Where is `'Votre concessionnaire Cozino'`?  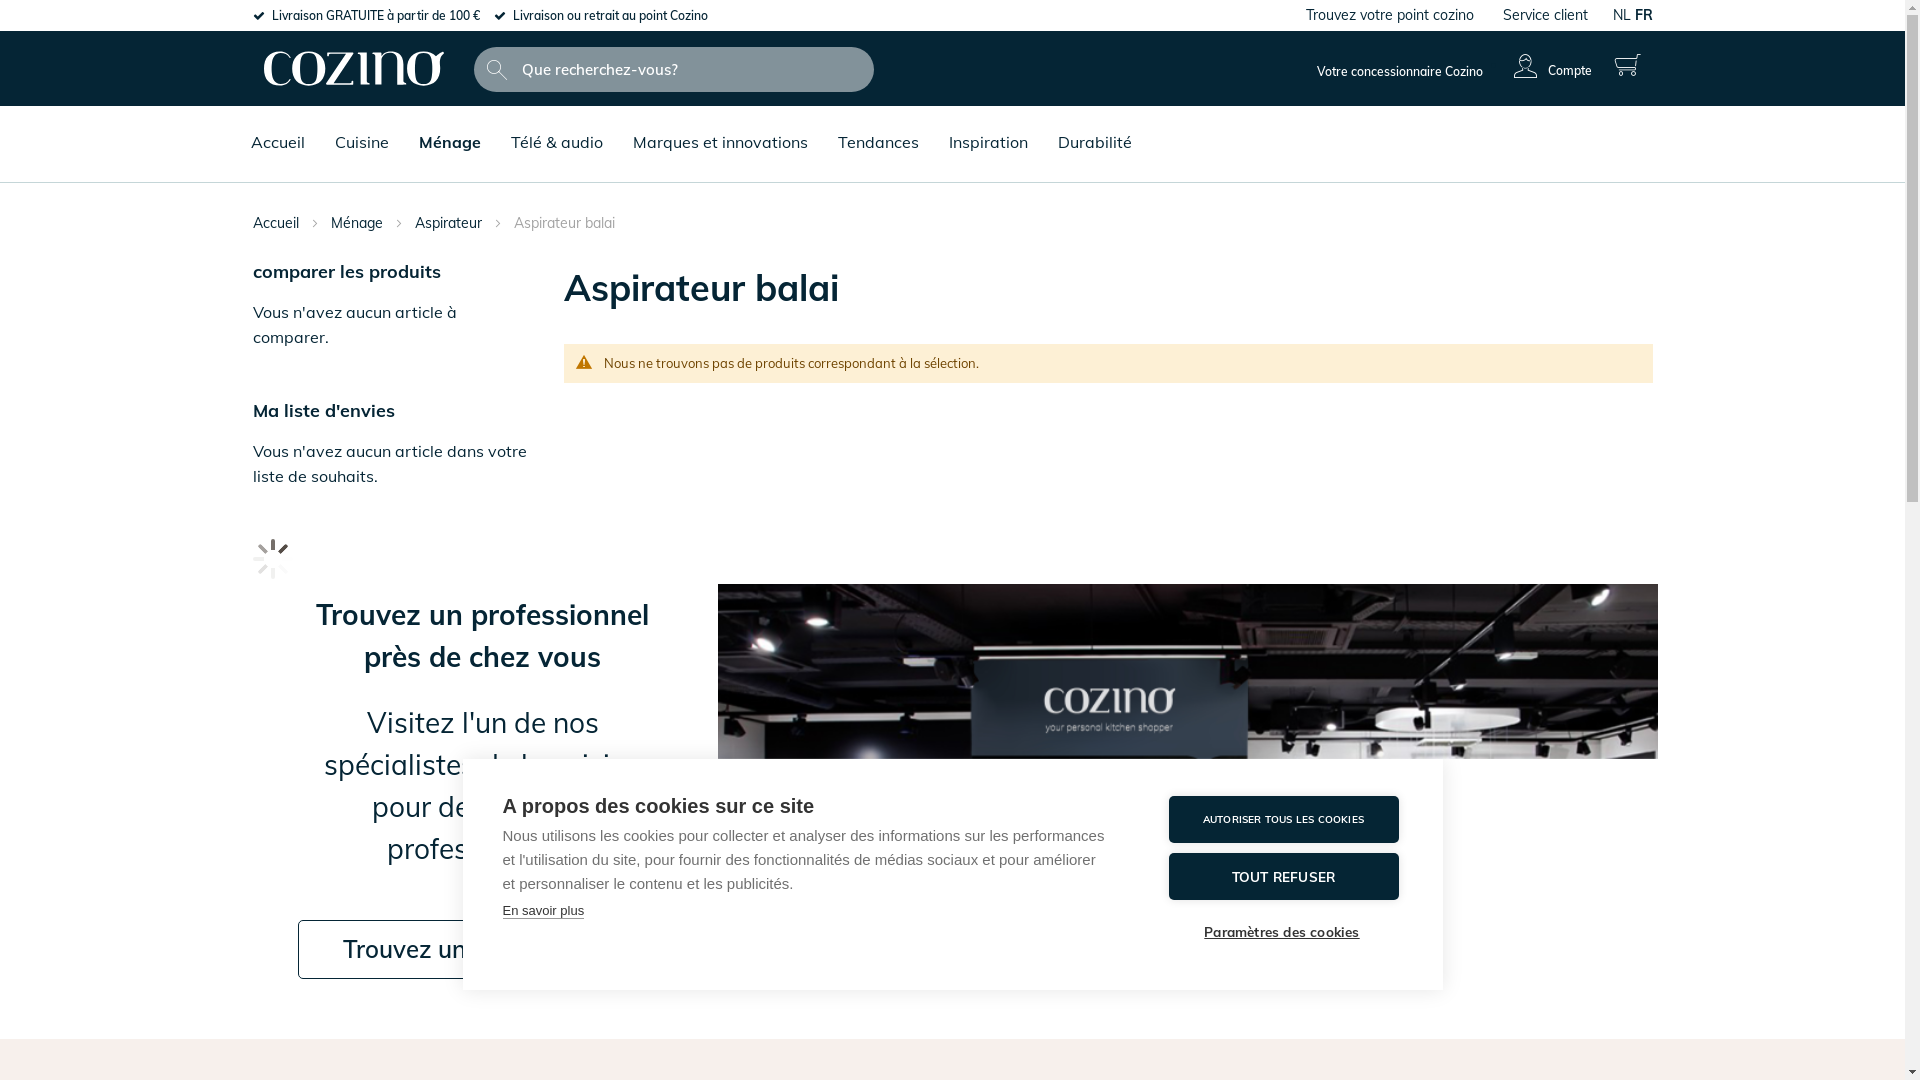
'Votre concessionnaire Cozino' is located at coordinates (1399, 70).